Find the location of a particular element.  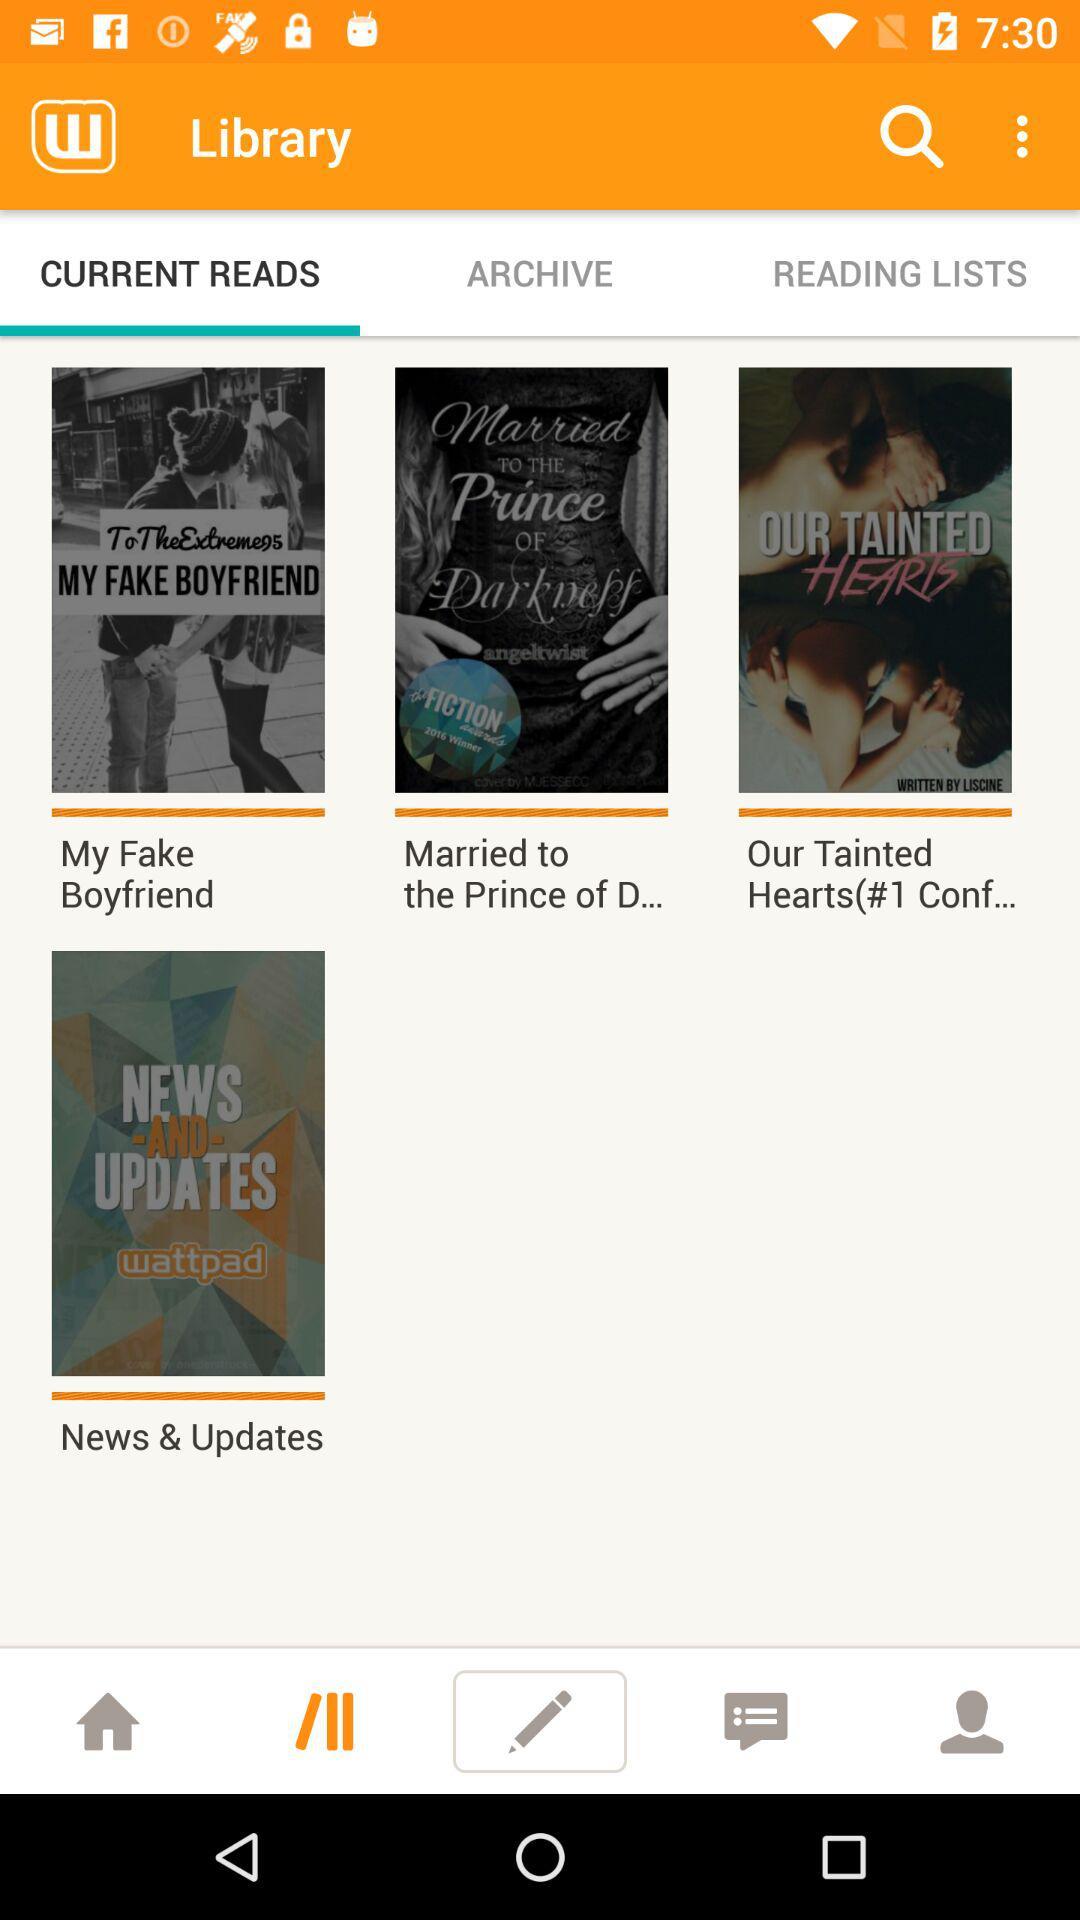

the icon next to archive is located at coordinates (911, 135).